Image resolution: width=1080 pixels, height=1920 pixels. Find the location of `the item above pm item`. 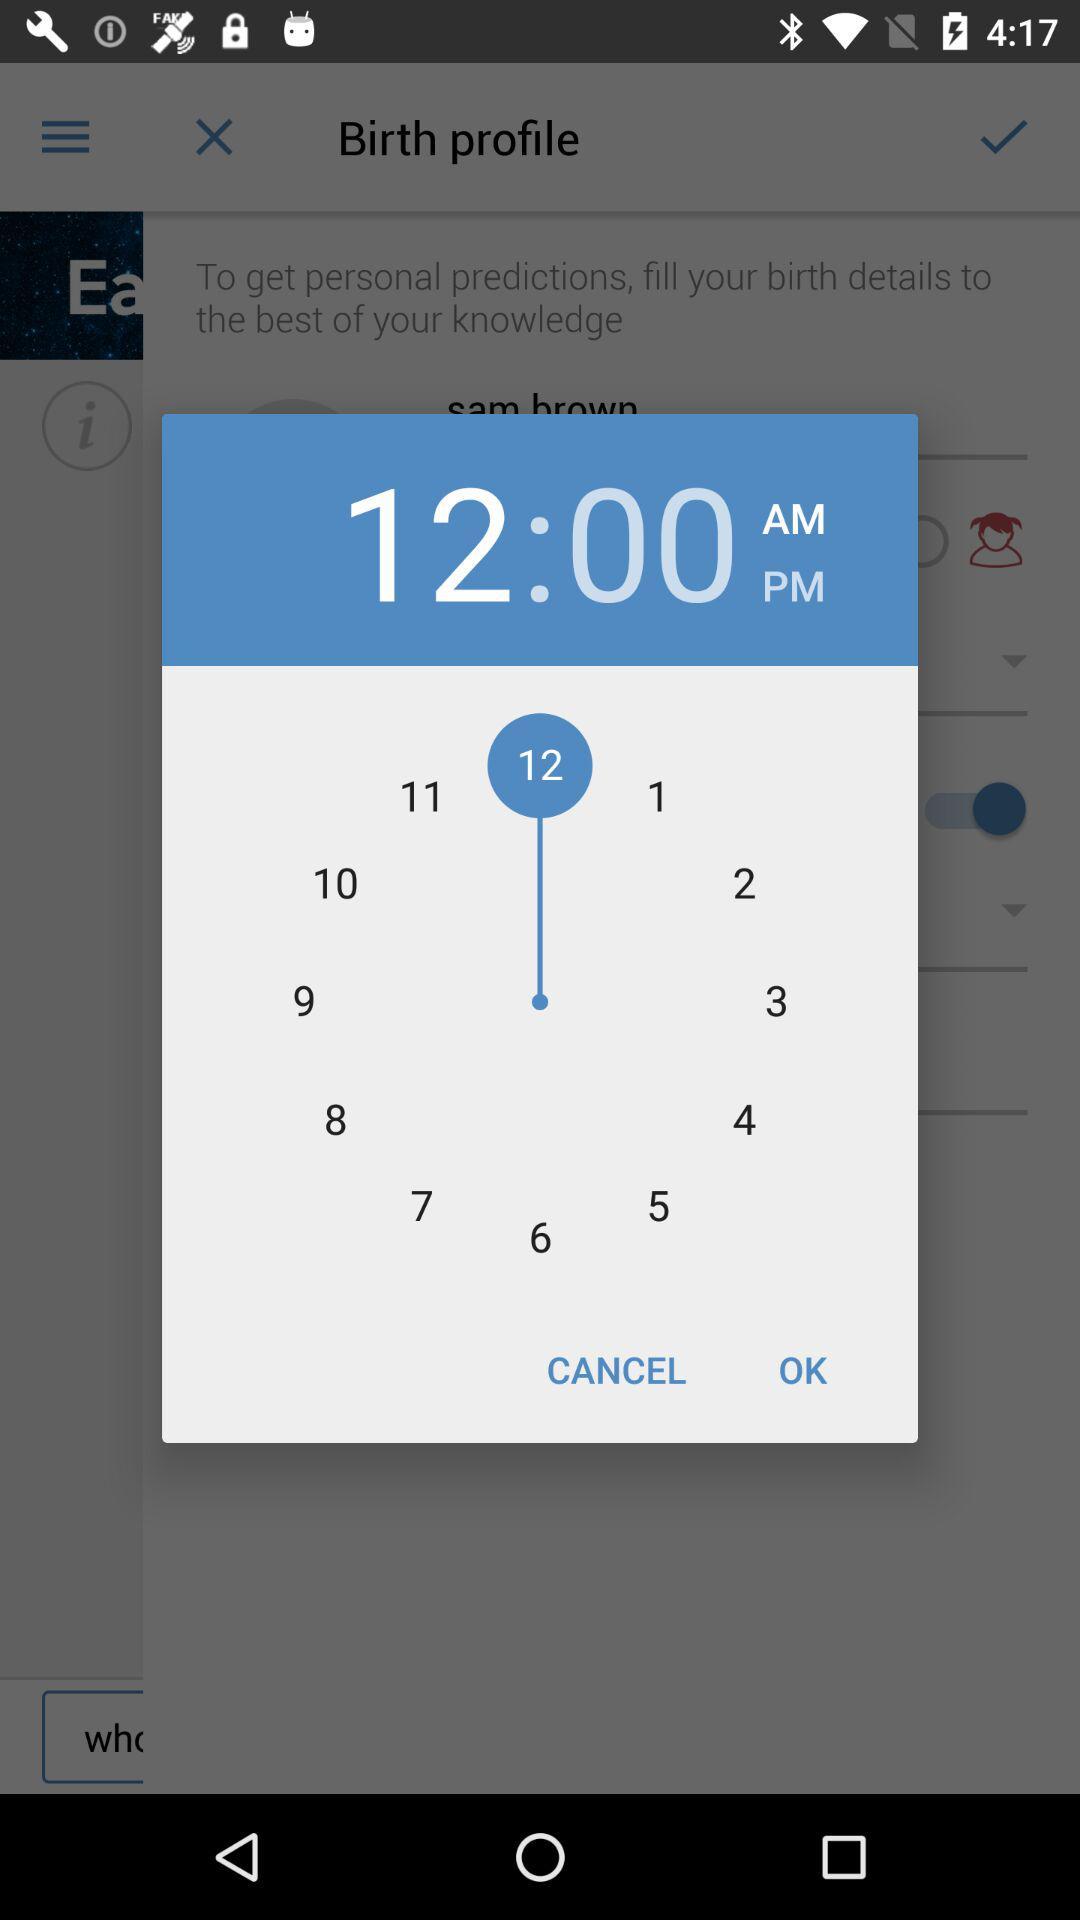

the item above pm item is located at coordinates (793, 512).